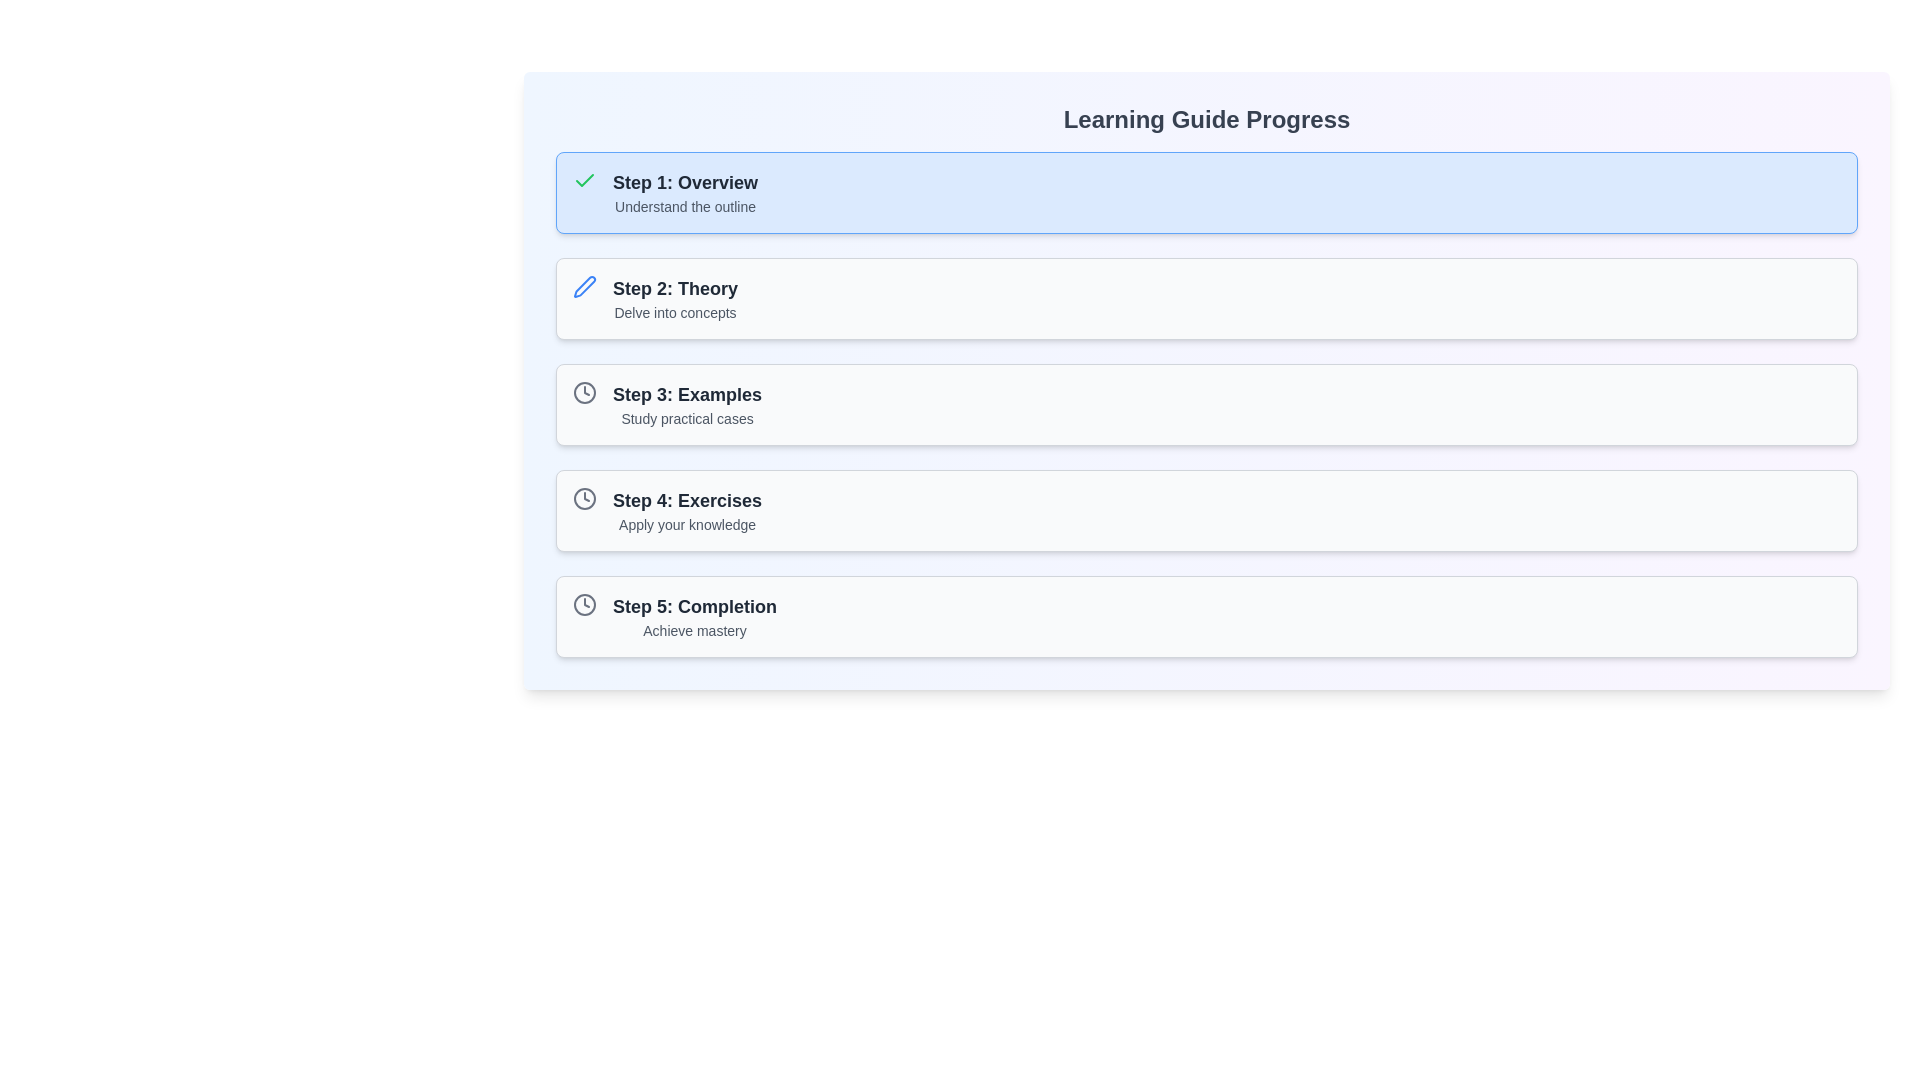 Image resolution: width=1920 pixels, height=1080 pixels. Describe the element at coordinates (584, 604) in the screenshot. I see `the SVG circle element that serves as a visual cue for 'Step 3: Examples' in the learning guide` at that location.